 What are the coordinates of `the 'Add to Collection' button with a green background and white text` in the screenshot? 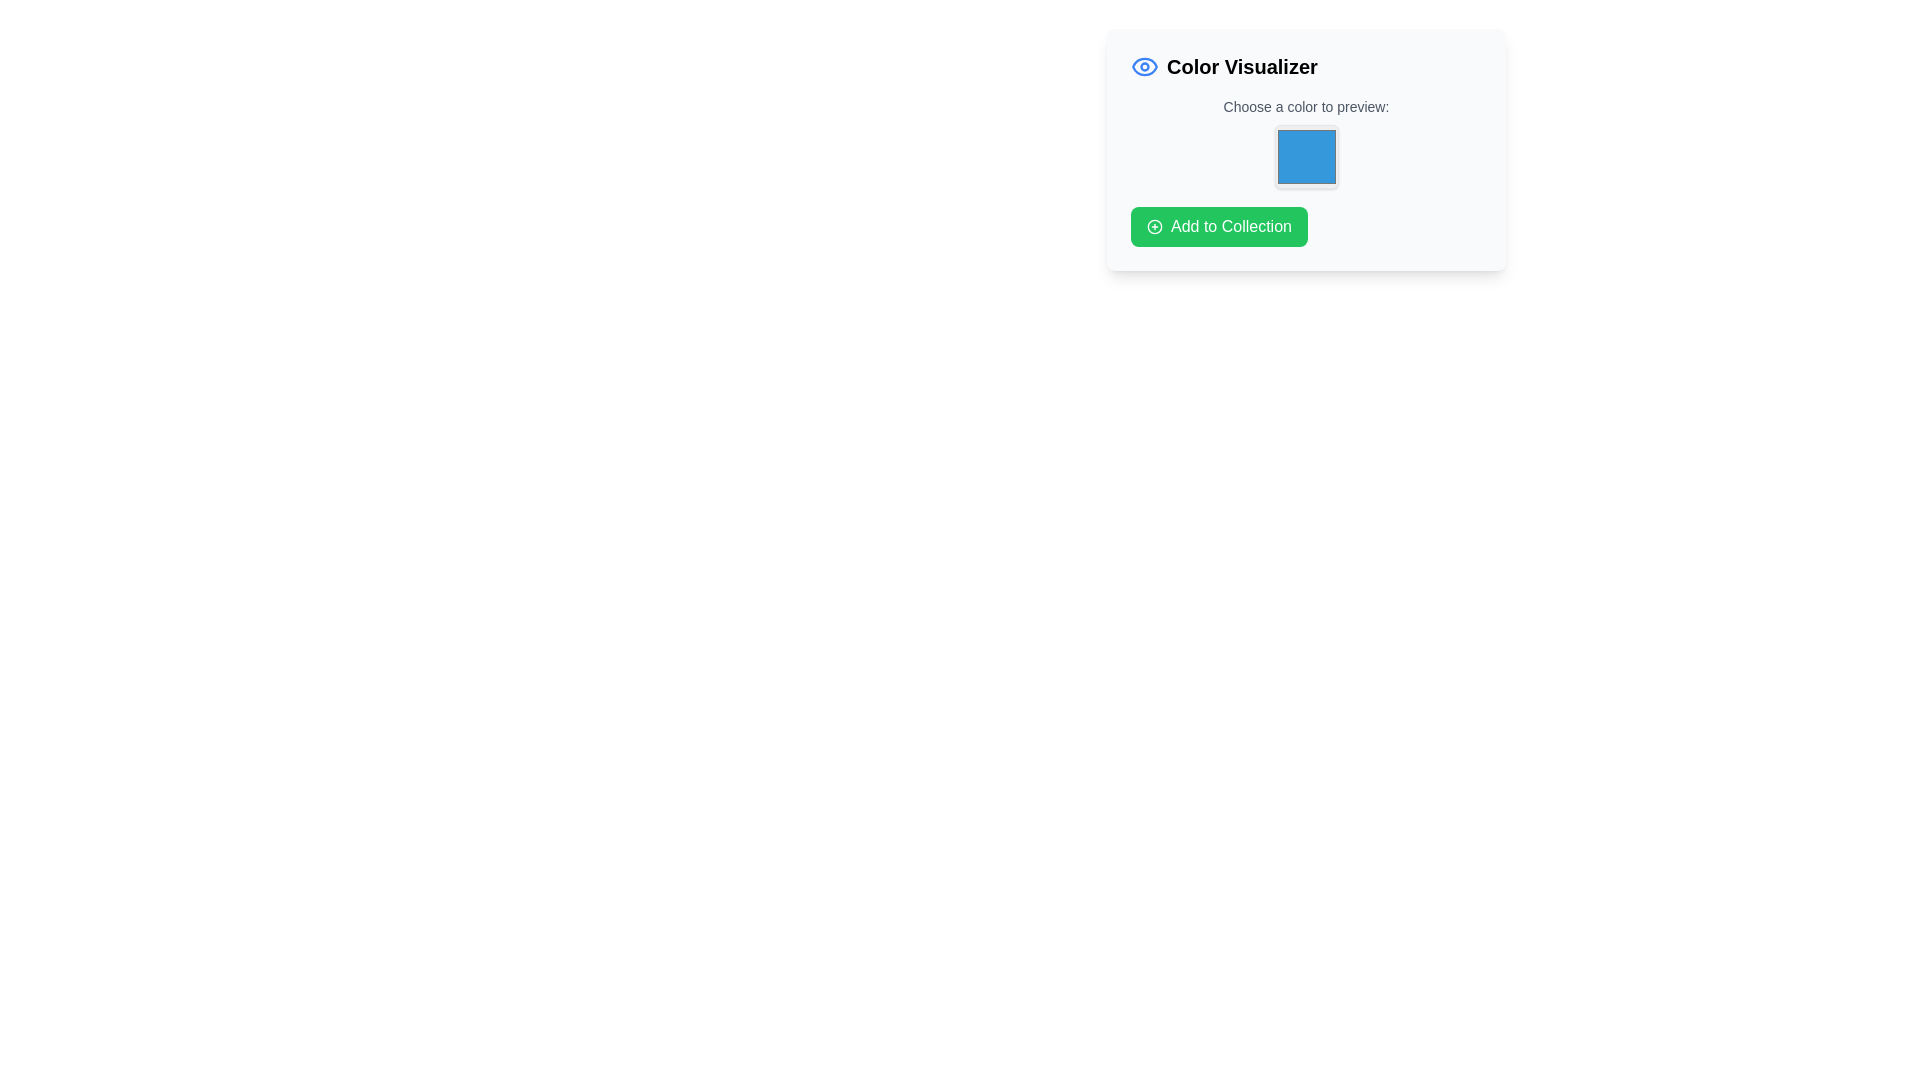 It's located at (1218, 226).